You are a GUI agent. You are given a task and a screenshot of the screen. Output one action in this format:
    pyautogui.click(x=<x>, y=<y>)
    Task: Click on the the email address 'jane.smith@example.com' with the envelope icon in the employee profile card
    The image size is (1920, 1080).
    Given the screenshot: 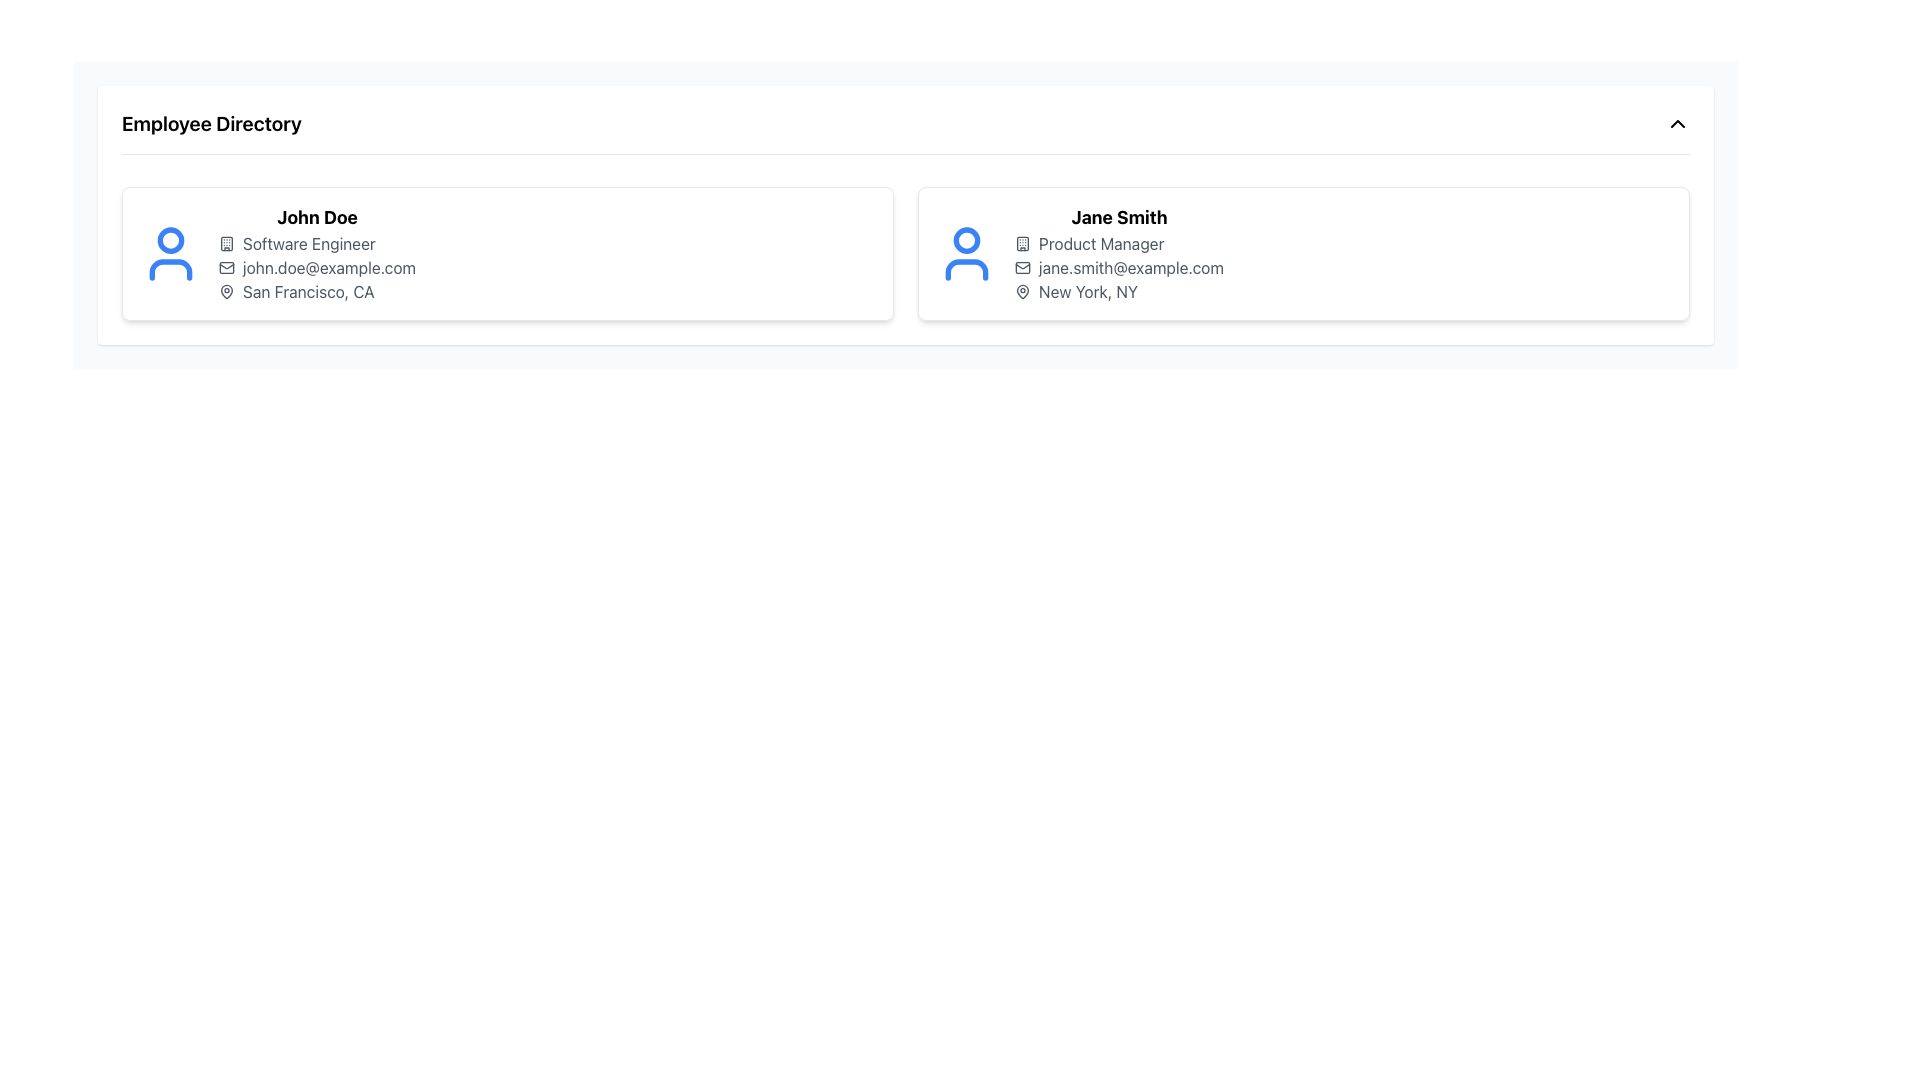 What is the action you would take?
    pyautogui.click(x=1118, y=266)
    